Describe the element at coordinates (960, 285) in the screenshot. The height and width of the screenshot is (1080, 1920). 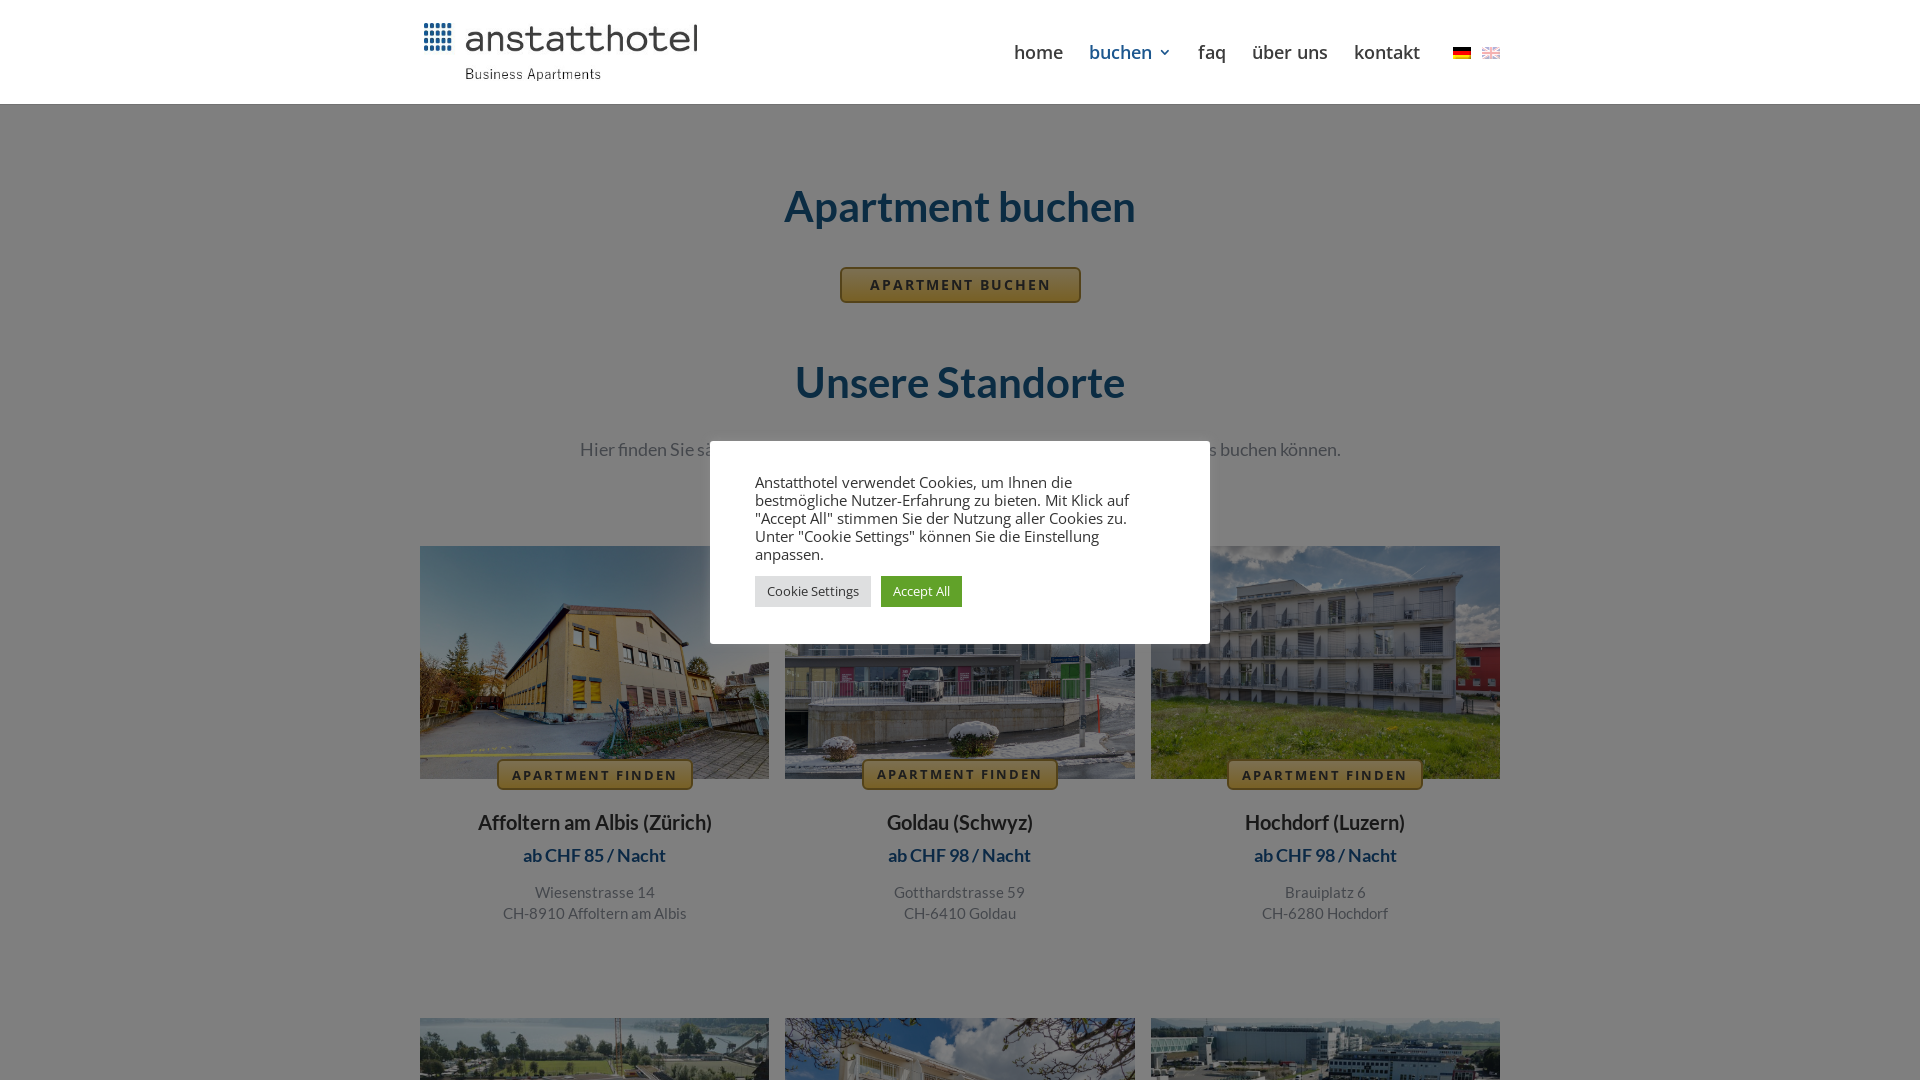
I see `'APARTMENT BUCHEN'` at that location.